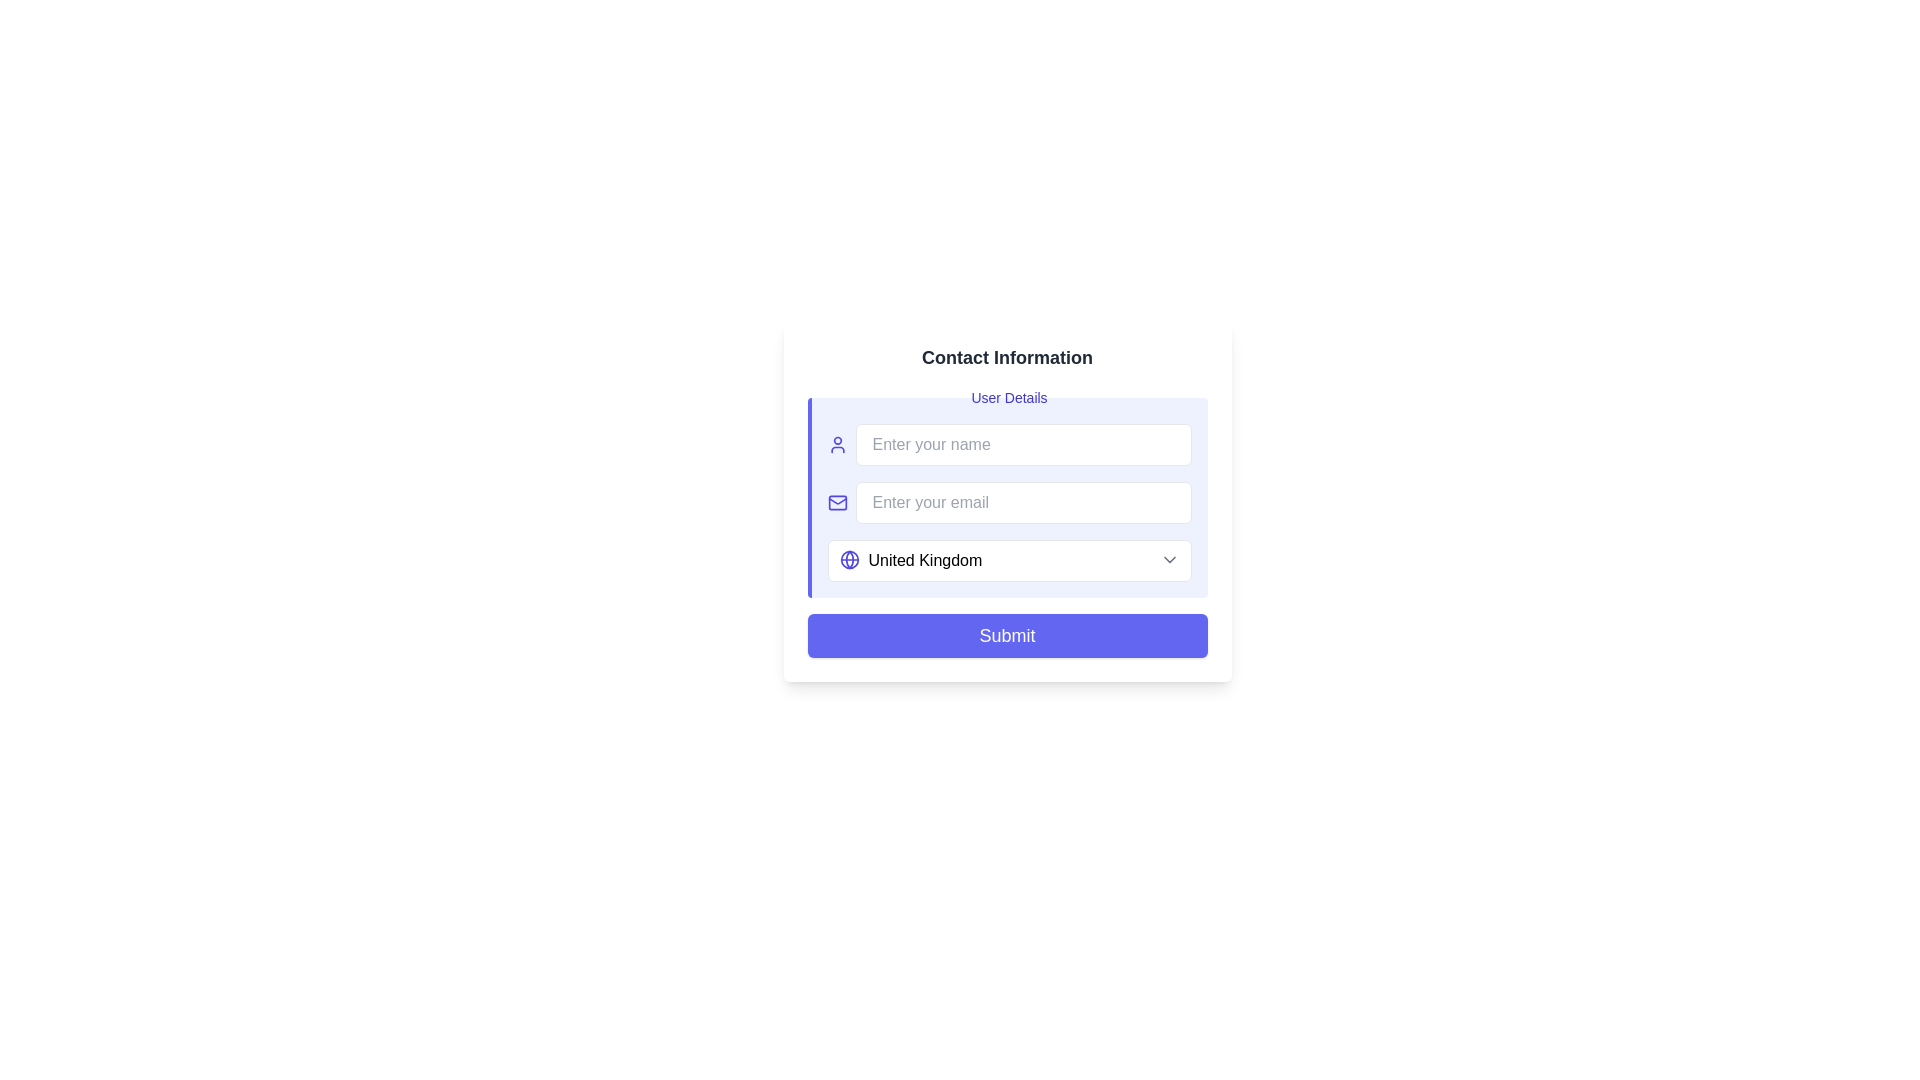 Image resolution: width=1920 pixels, height=1080 pixels. What do you see at coordinates (1009, 397) in the screenshot?
I see `the 'User Details' text label, which is styled in medium indigo font and located above the name input box within a light indigo background panel` at bounding box center [1009, 397].